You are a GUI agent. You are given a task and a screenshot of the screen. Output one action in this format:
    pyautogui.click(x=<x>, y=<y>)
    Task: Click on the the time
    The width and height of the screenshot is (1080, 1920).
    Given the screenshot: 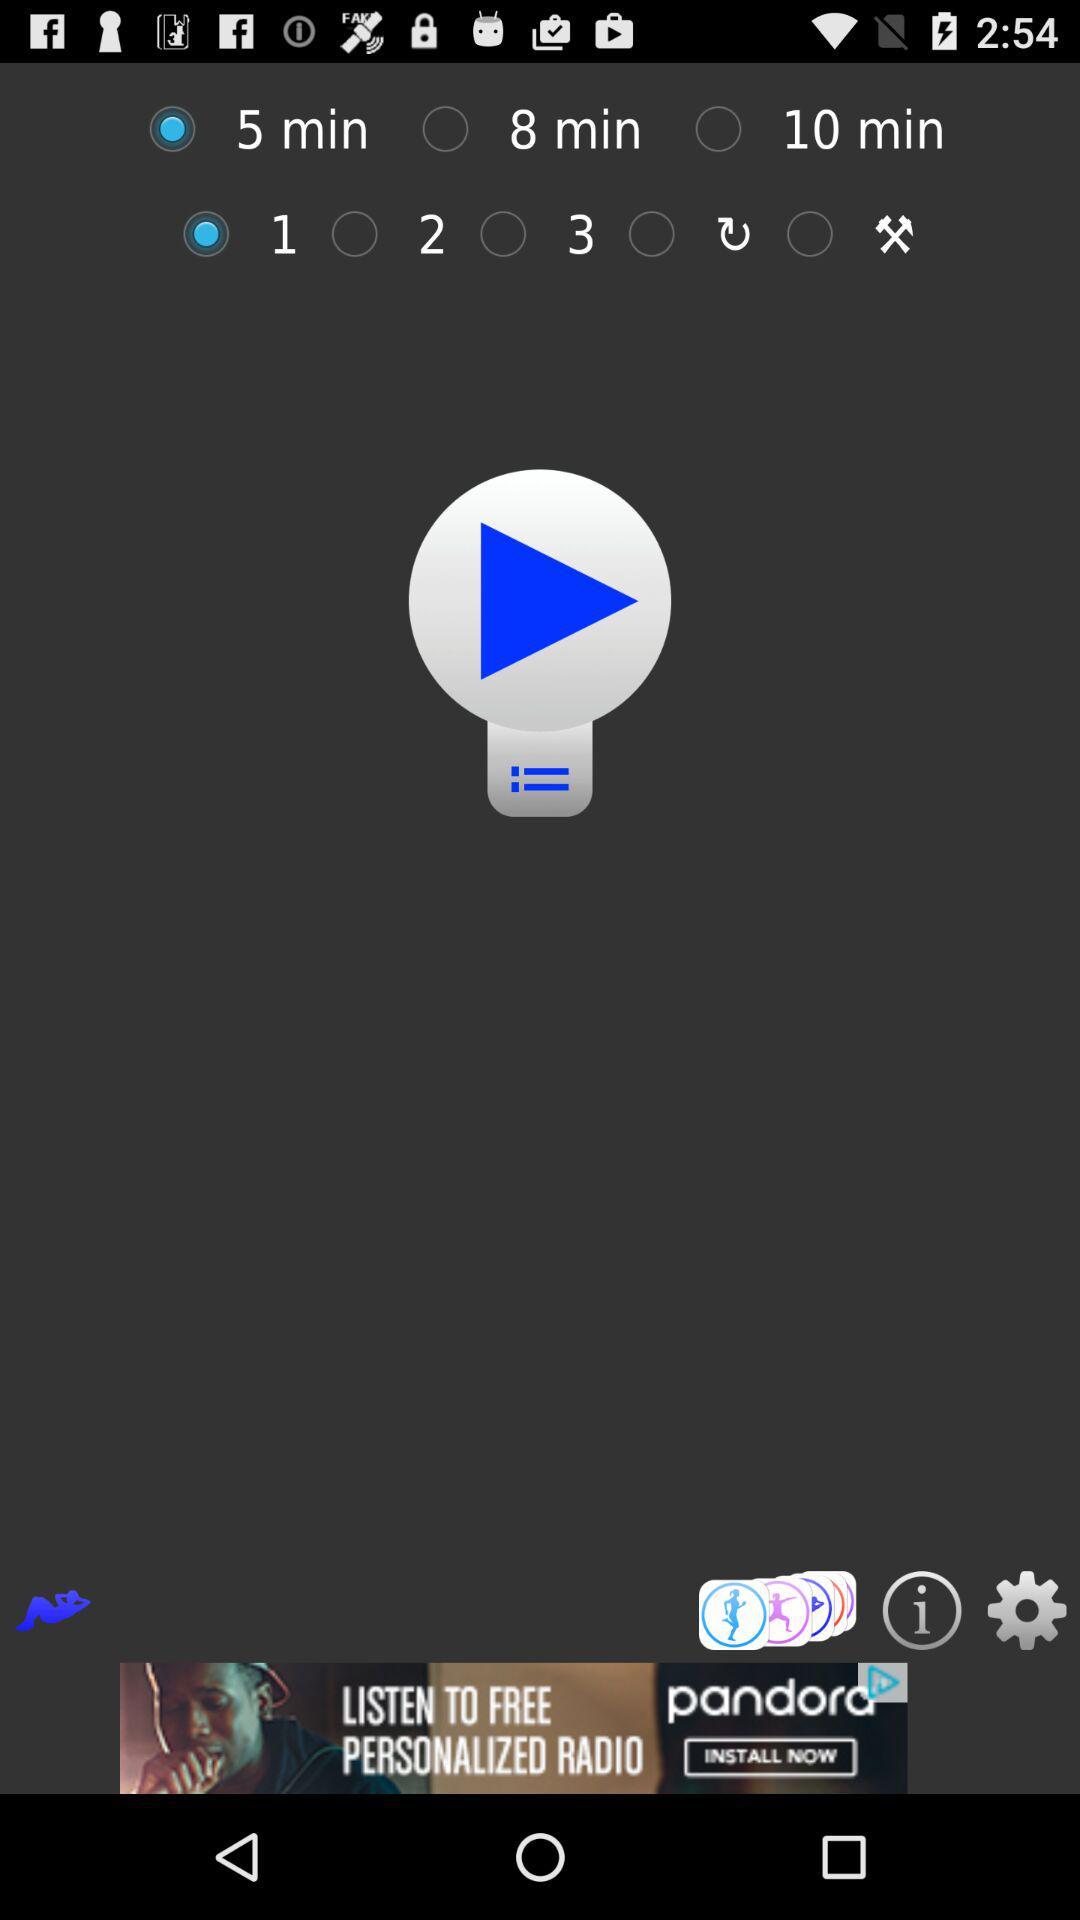 What is the action you would take?
    pyautogui.click(x=182, y=128)
    